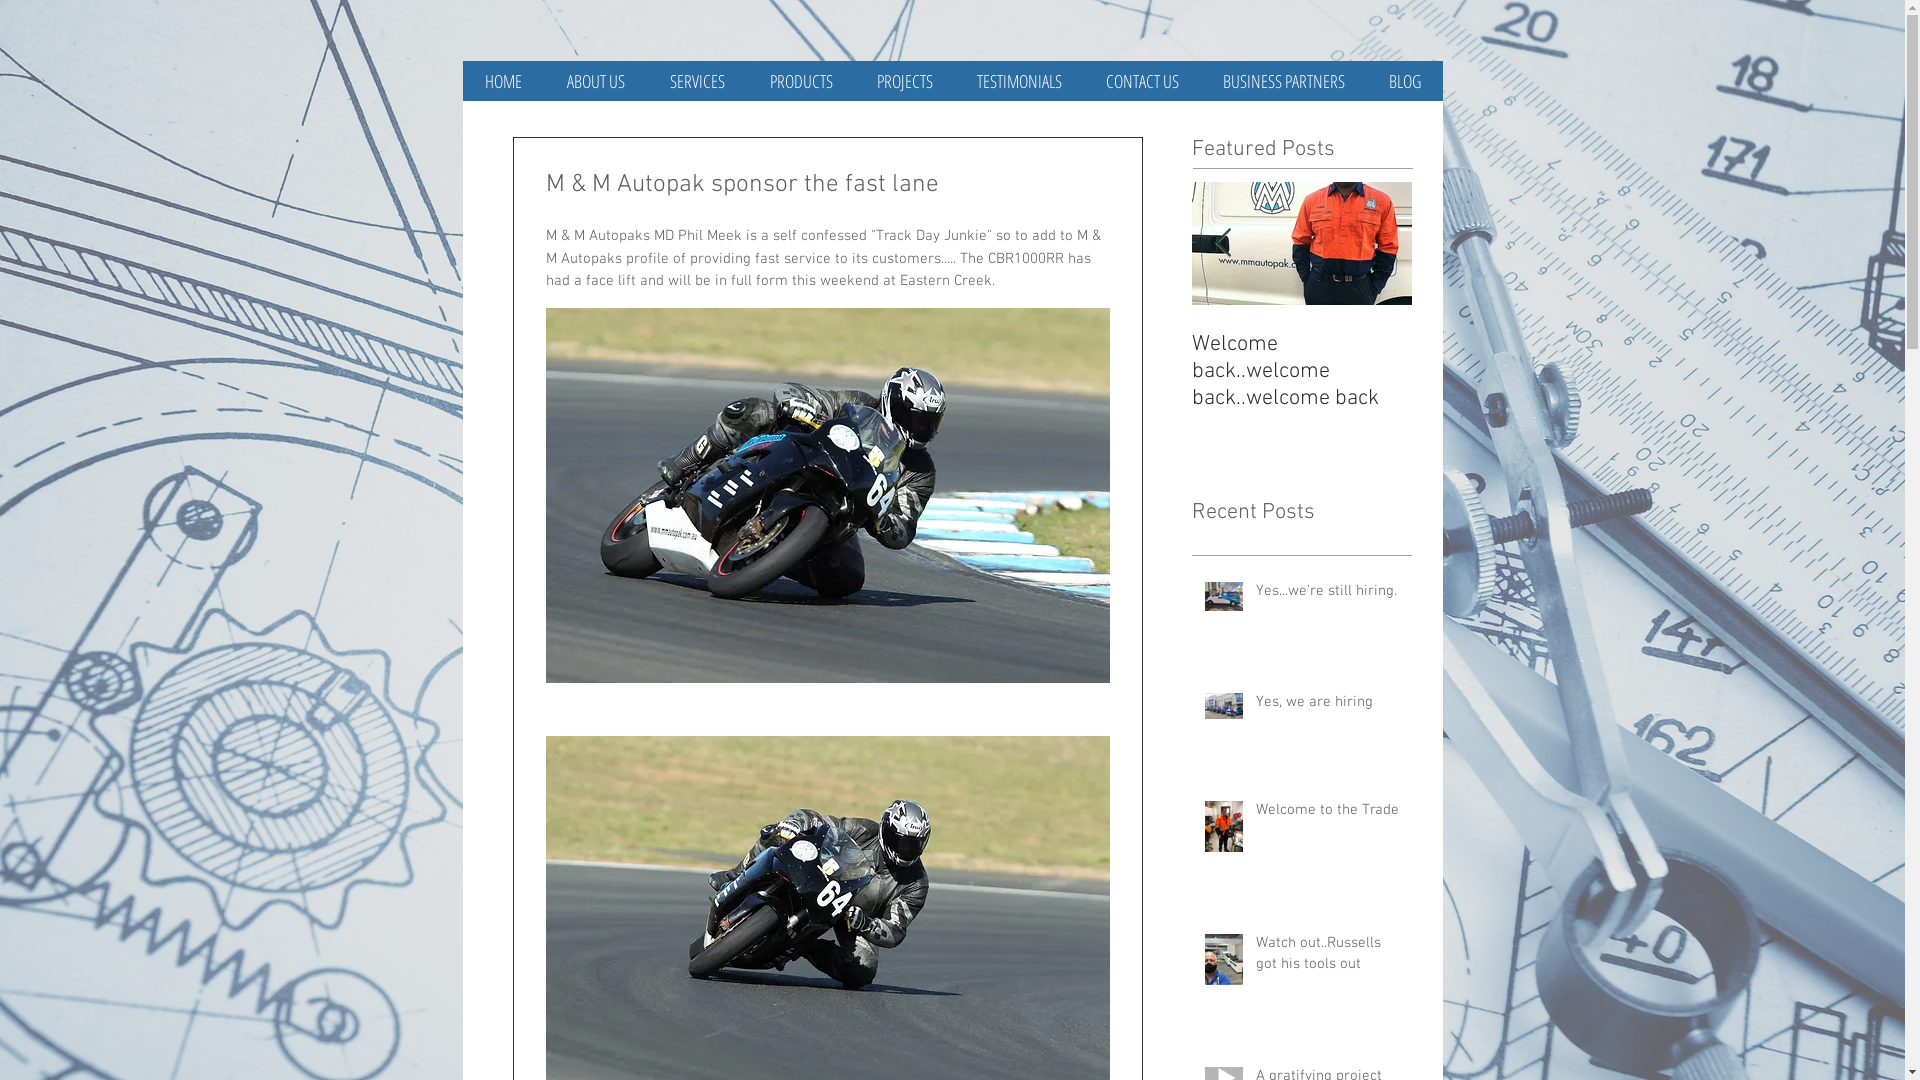  I want to click on 'Welcome to the Trade', so click(1328, 814).